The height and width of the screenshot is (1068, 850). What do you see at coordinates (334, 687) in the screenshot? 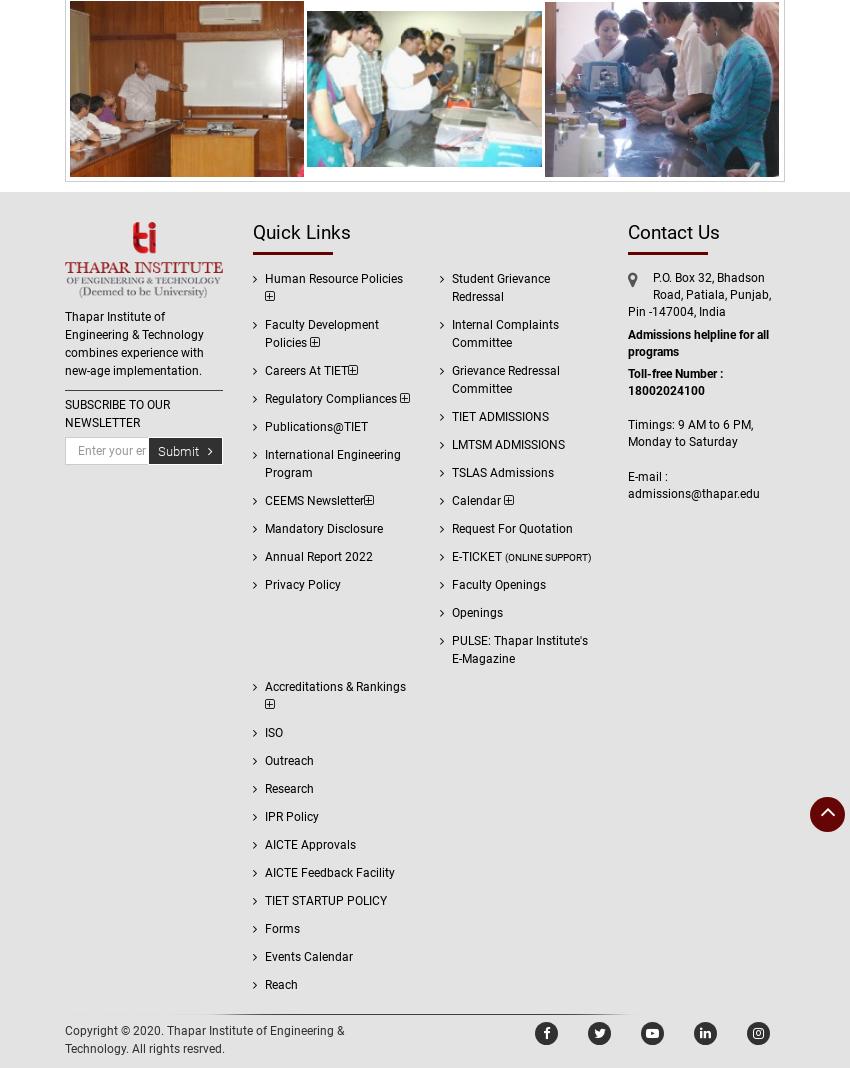
I see `'Accreditations & Rankings'` at bounding box center [334, 687].